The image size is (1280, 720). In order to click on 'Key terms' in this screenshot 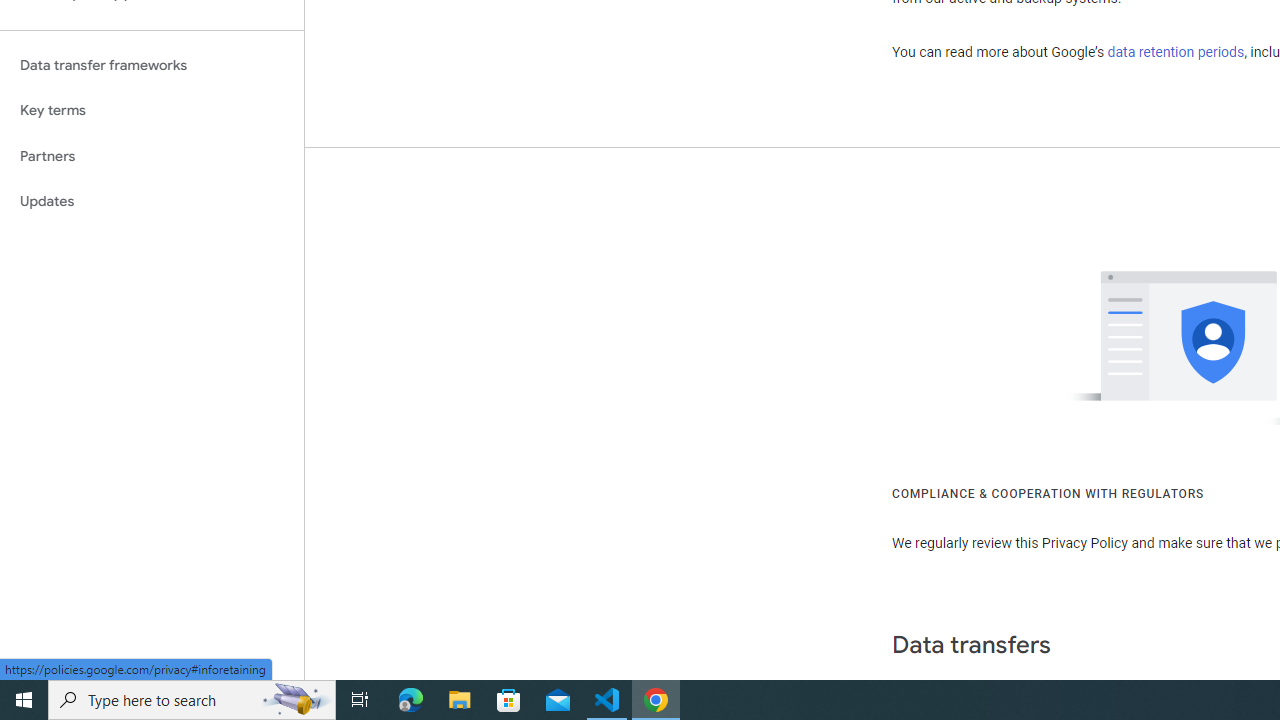, I will do `click(151, 110)`.